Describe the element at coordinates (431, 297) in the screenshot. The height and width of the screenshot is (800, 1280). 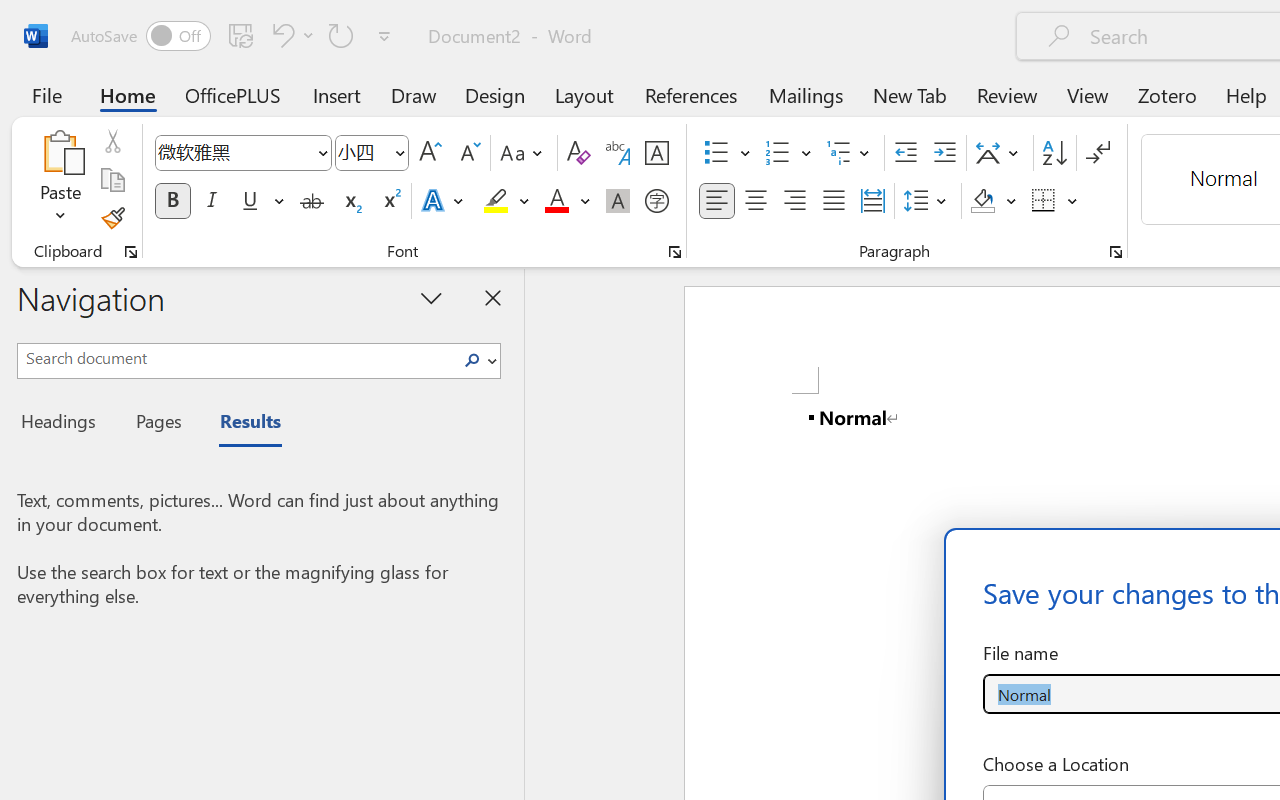
I see `'Task Pane Options'` at that location.